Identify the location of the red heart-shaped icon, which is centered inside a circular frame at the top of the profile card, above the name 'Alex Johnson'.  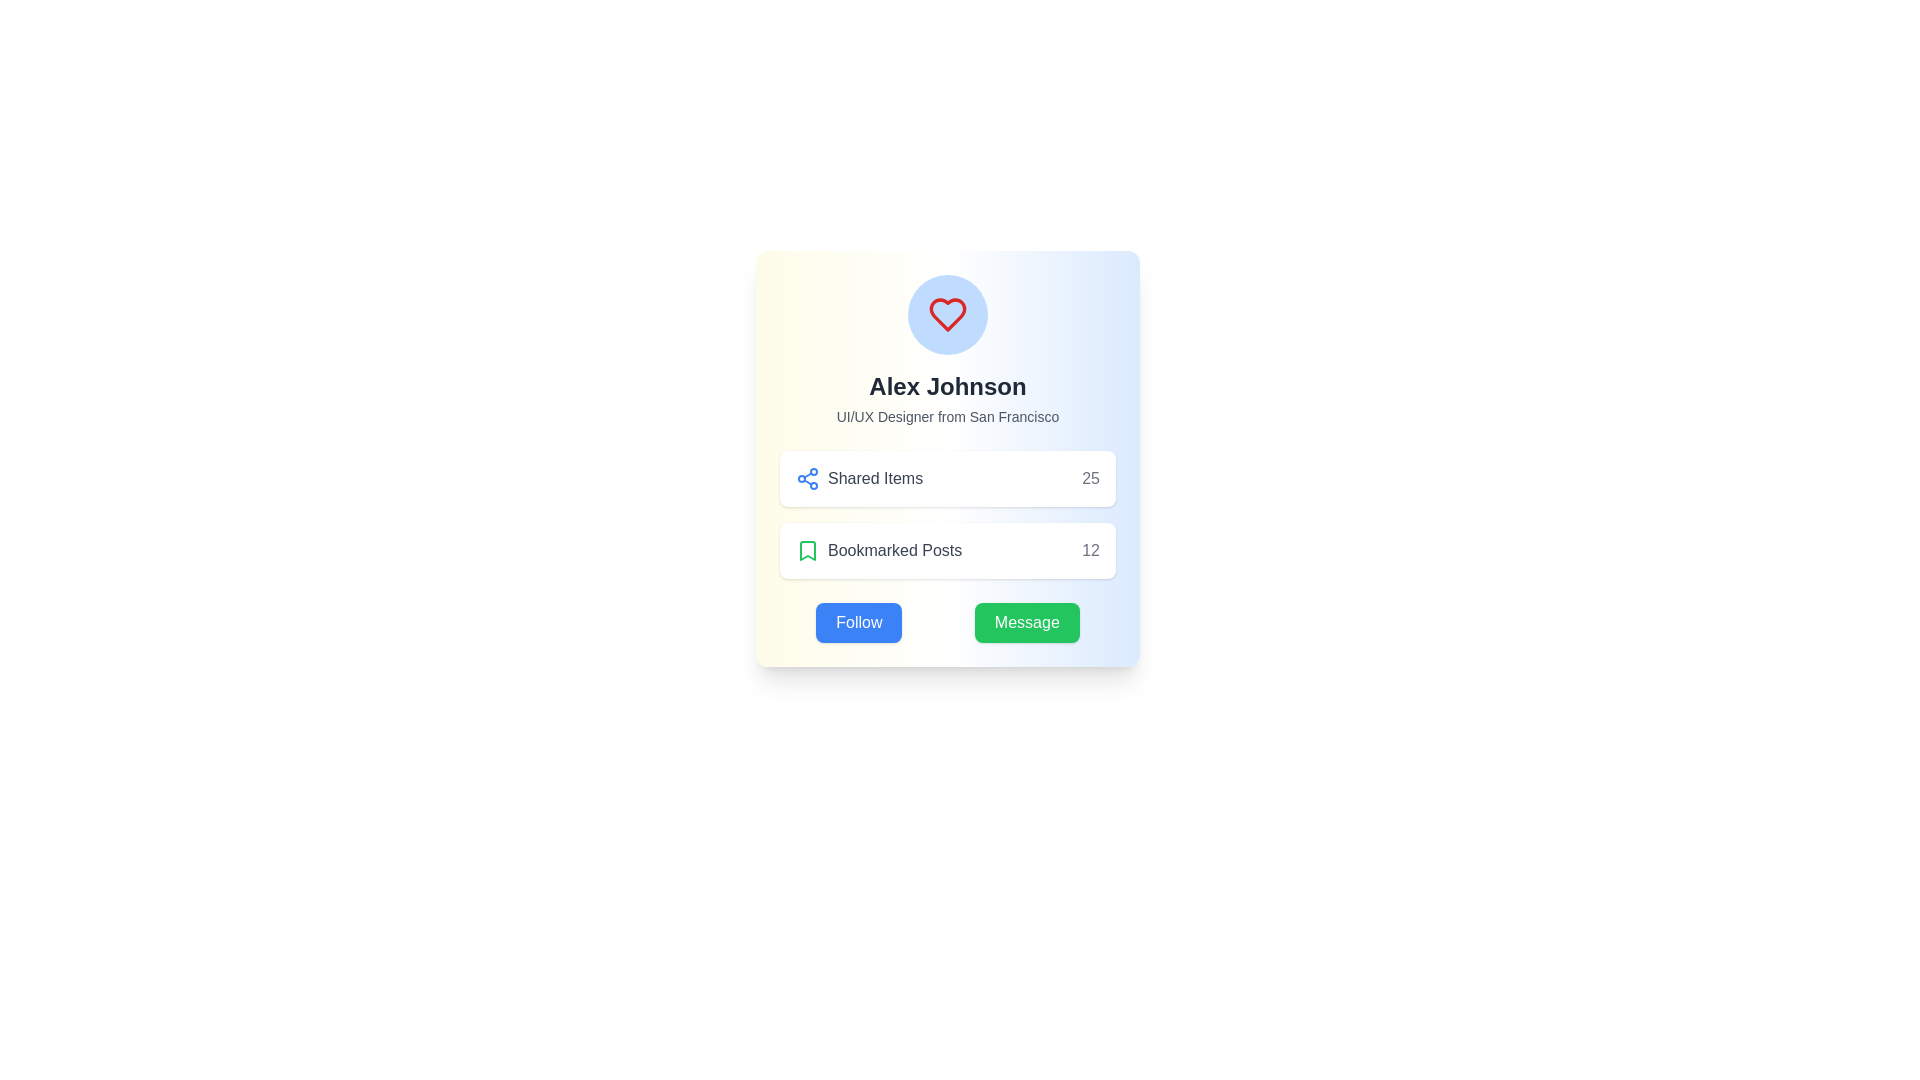
(947, 315).